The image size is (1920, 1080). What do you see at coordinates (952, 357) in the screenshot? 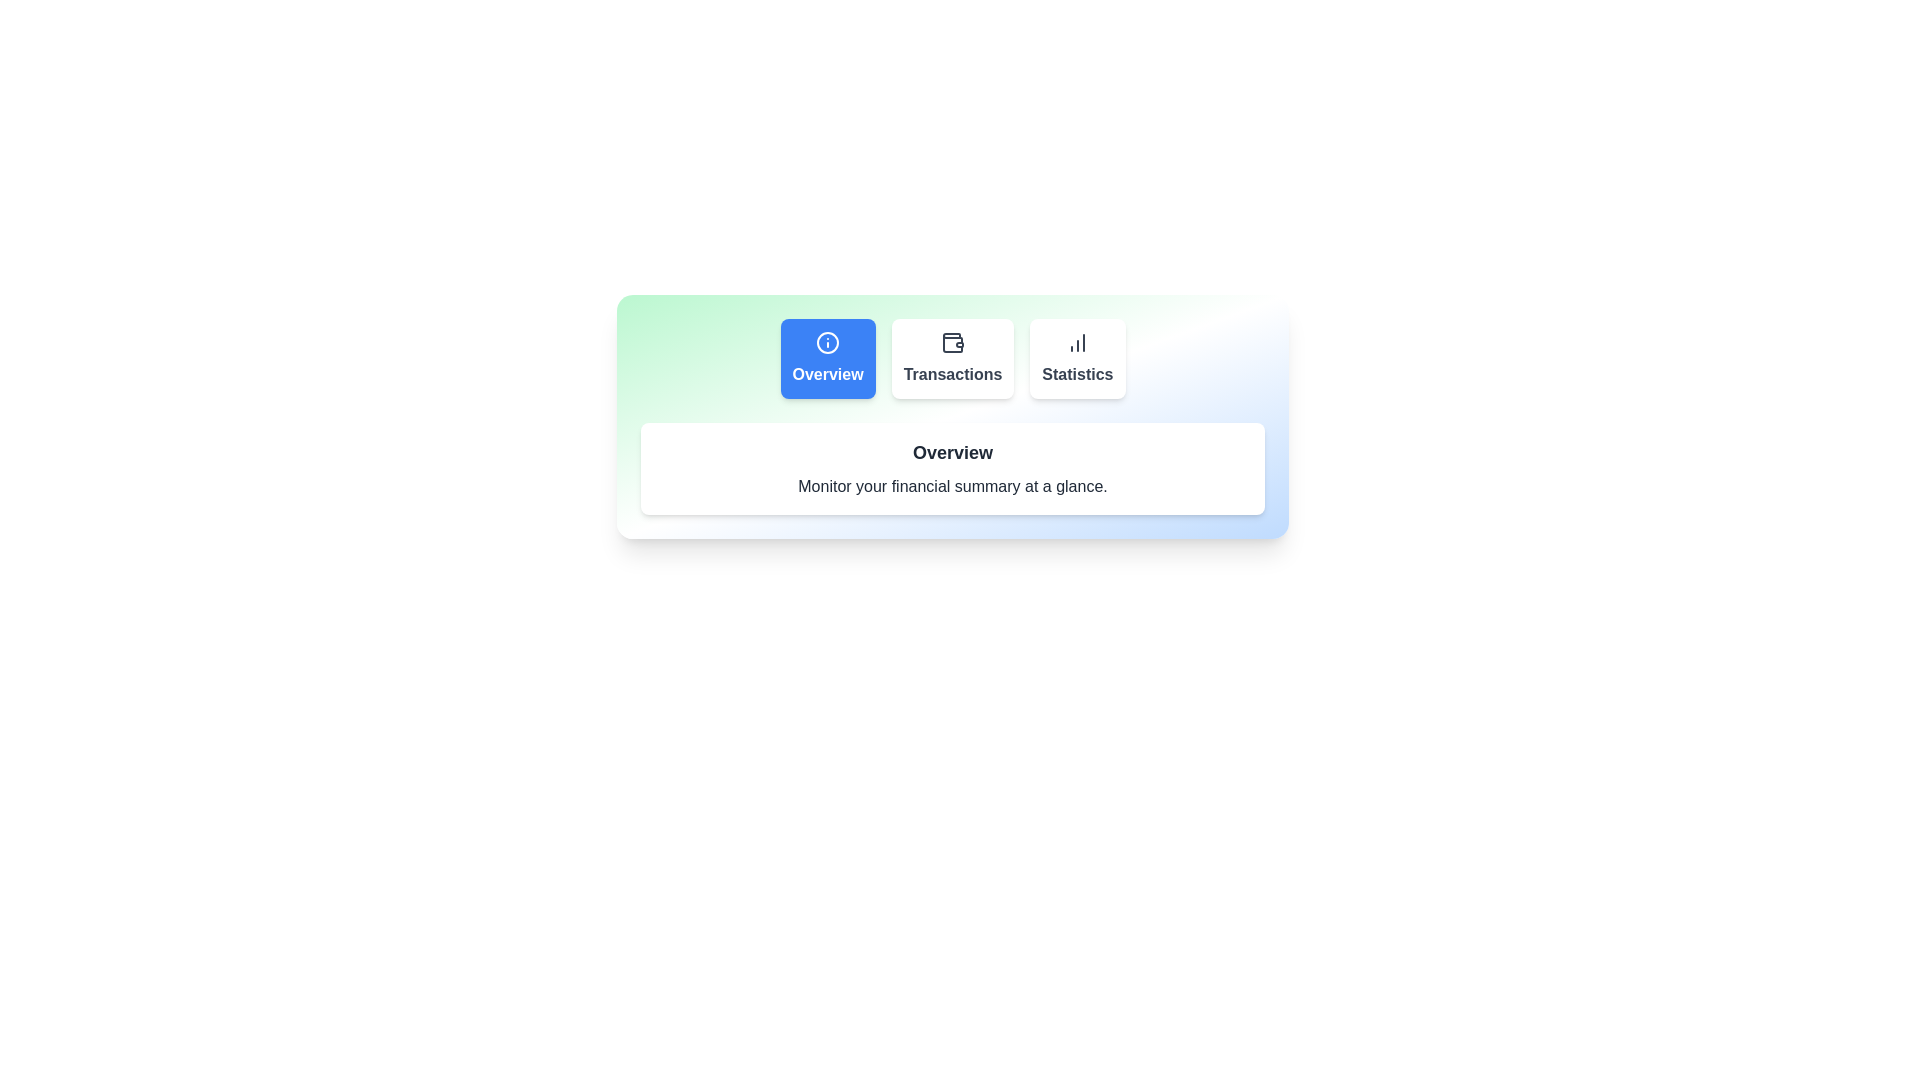
I see `the Transactions tab to explore its content` at bounding box center [952, 357].